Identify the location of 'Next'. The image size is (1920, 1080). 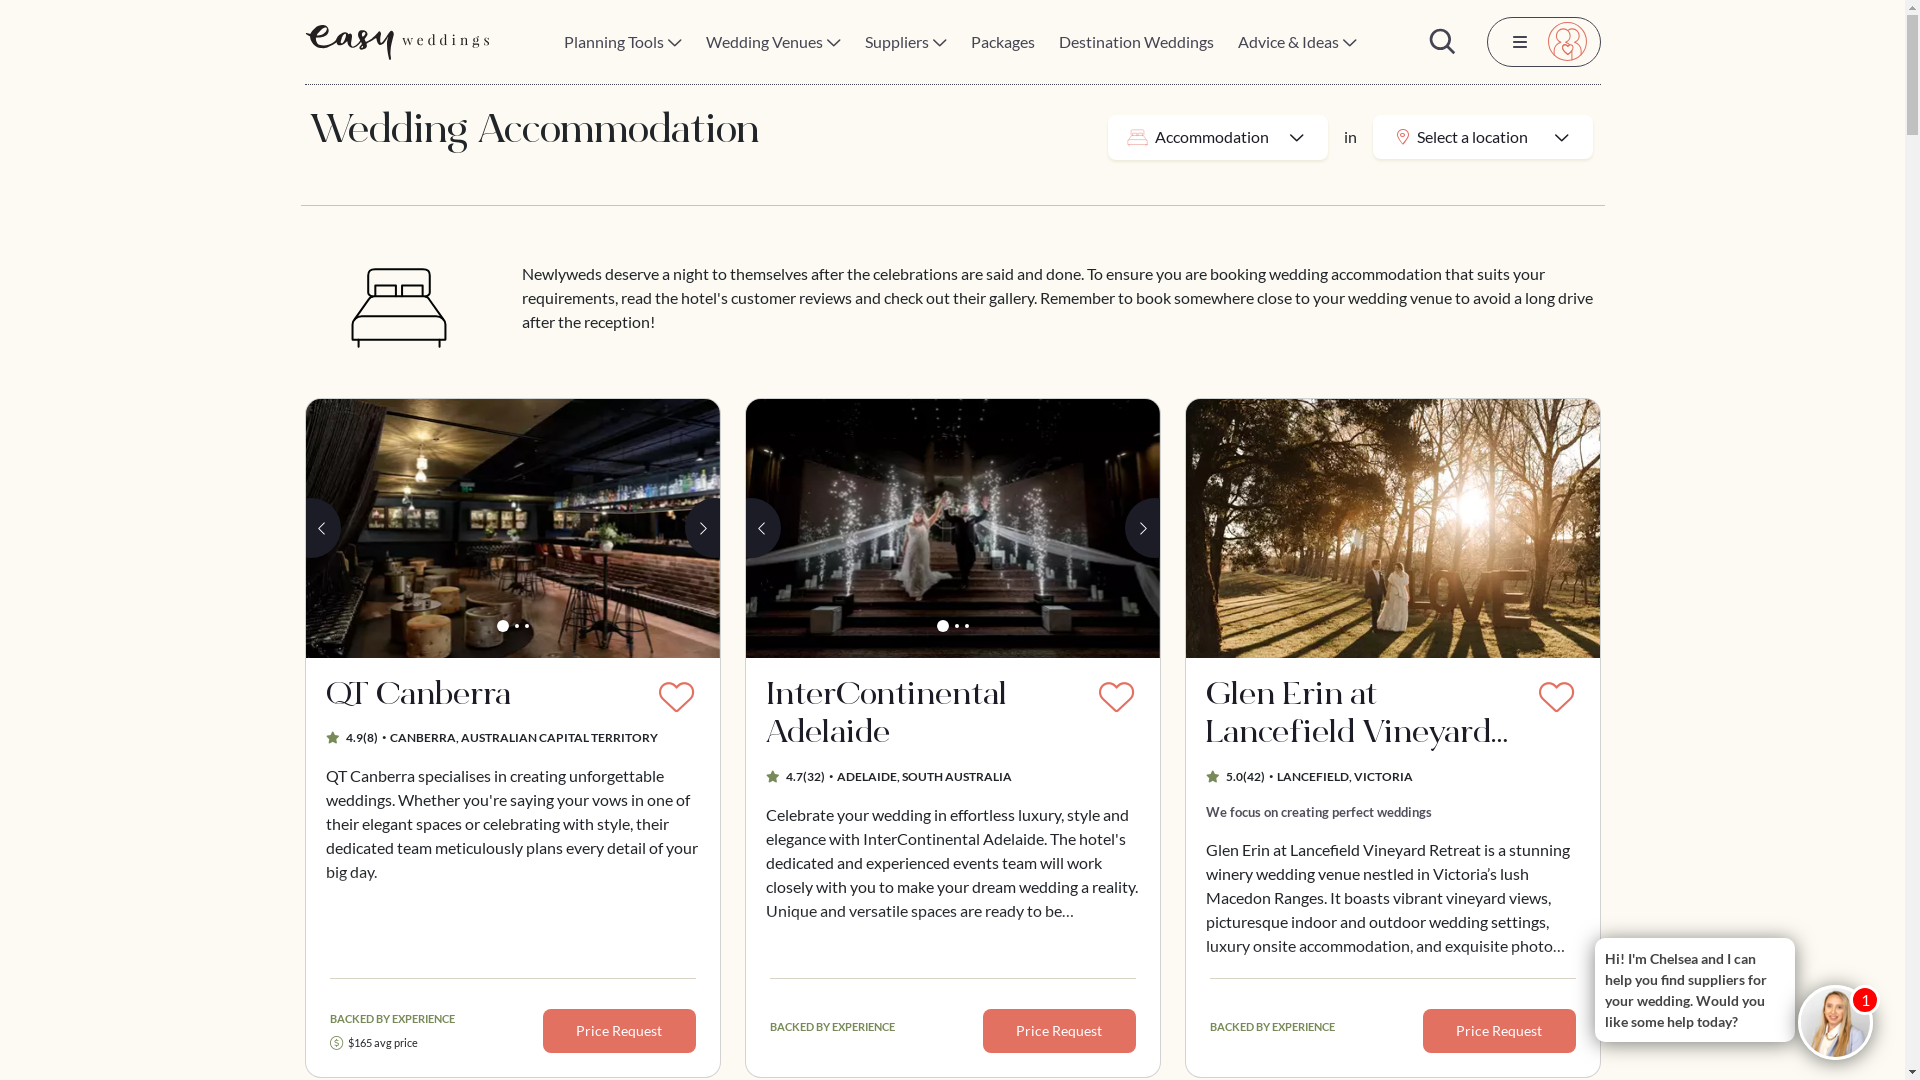
(1141, 527).